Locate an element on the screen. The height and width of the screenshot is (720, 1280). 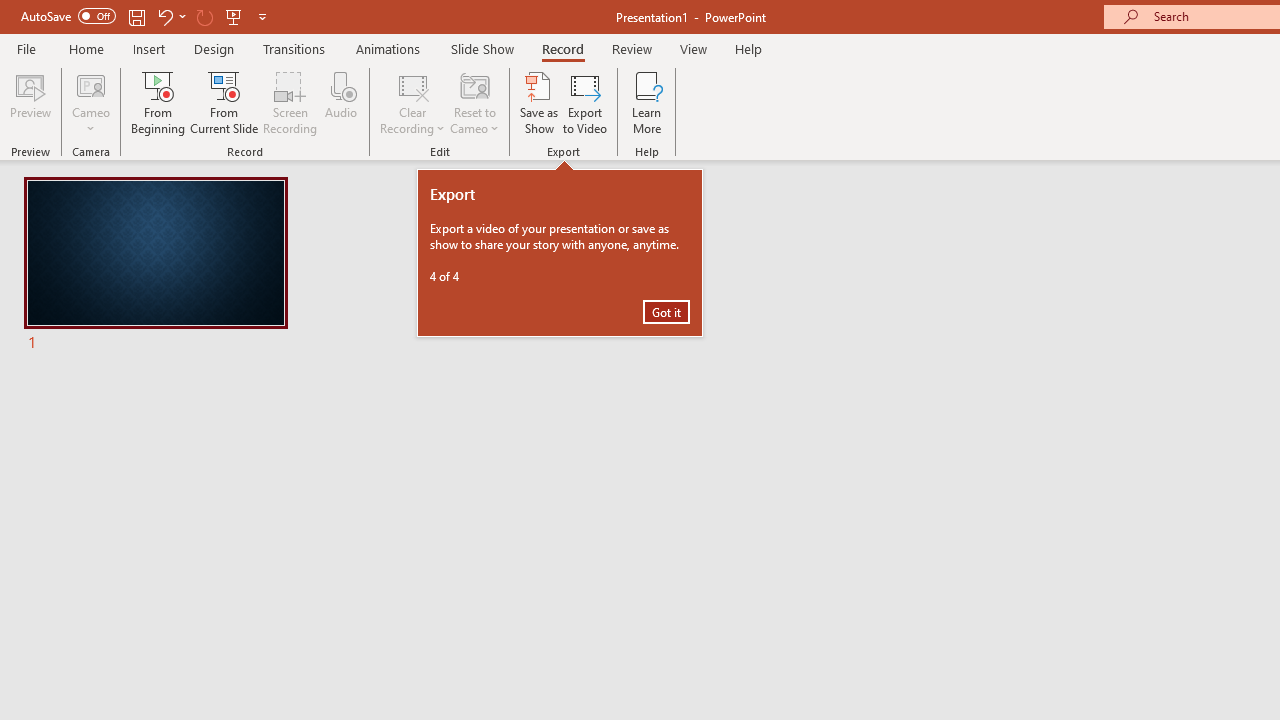
'Help' is located at coordinates (747, 48).